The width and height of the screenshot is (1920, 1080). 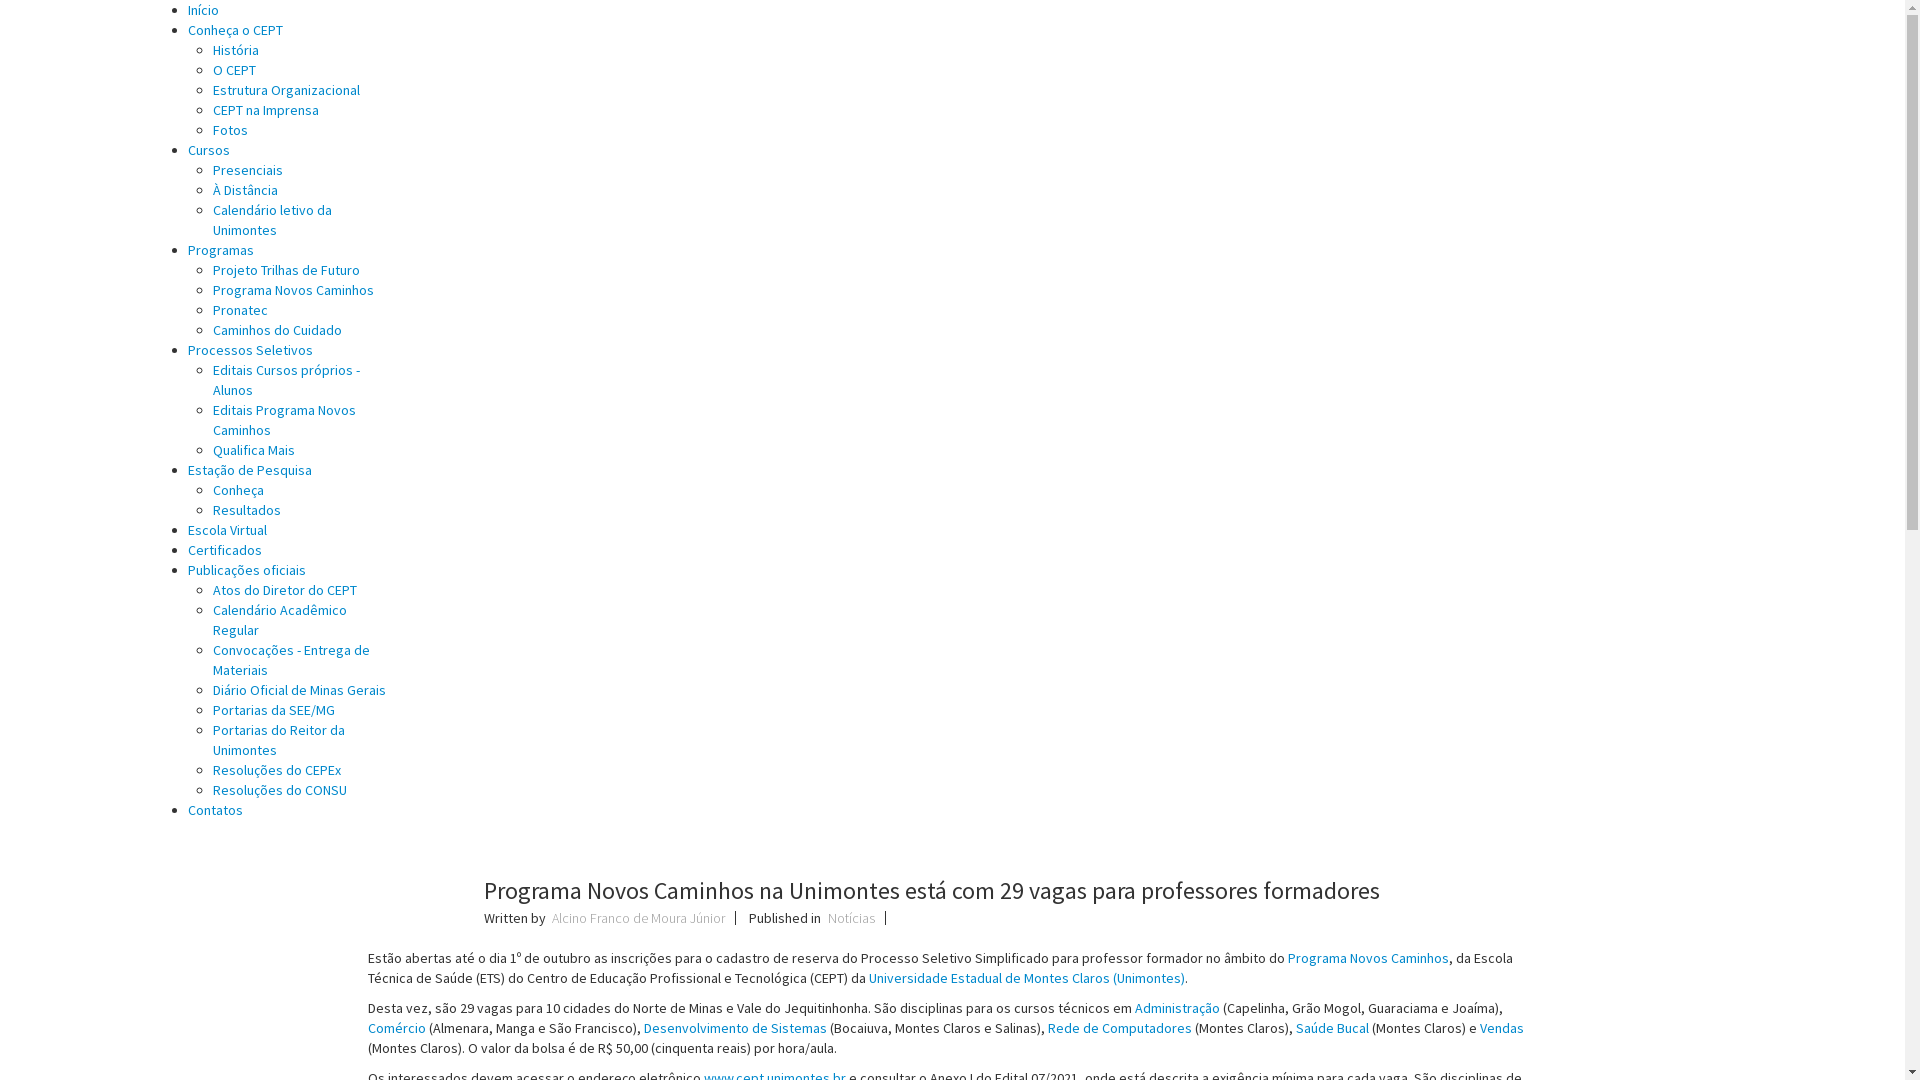 What do you see at coordinates (272, 708) in the screenshot?
I see `'Portarias da SEE/MG'` at bounding box center [272, 708].